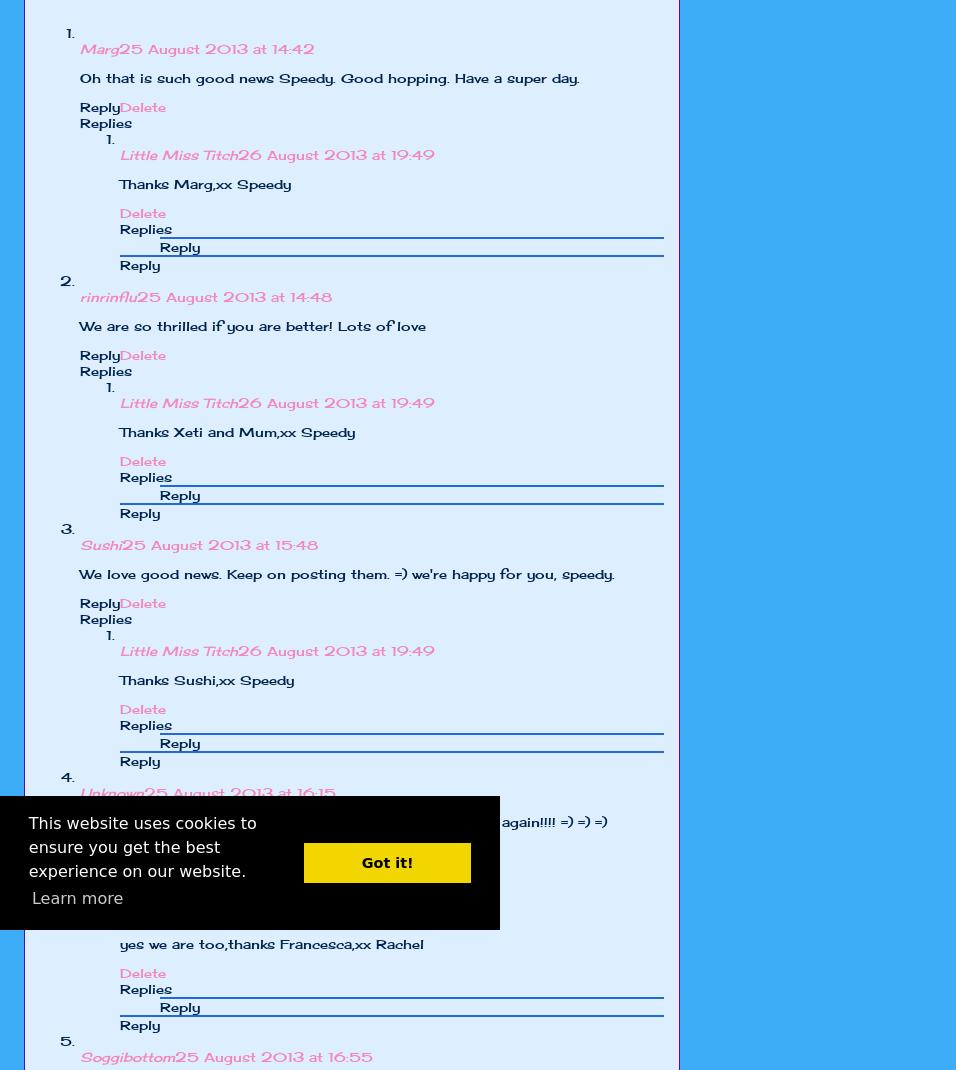 Image resolution: width=956 pixels, height=1070 pixels. I want to click on '26 August 2013 at 19:50', so click(337, 913).